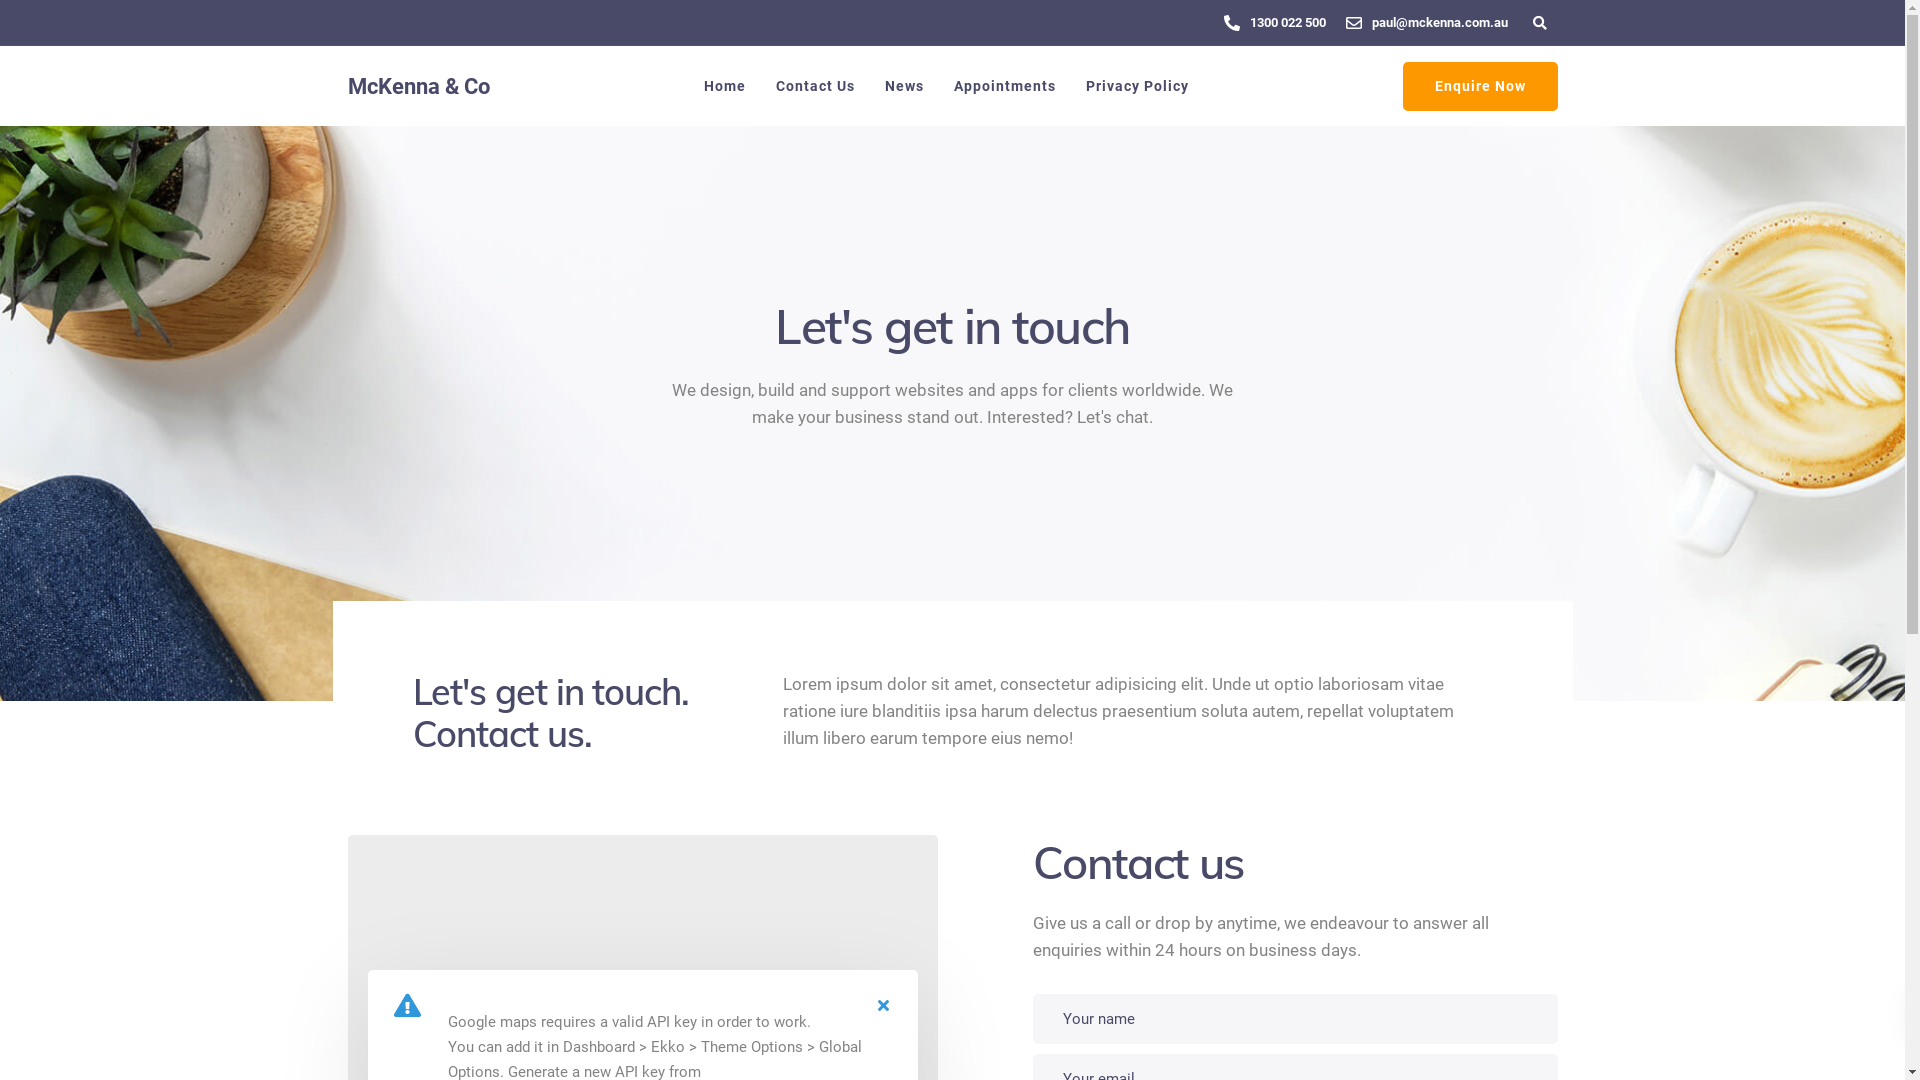 This screenshot has width=1920, height=1080. I want to click on 'Privacy Policy', so click(1136, 84).